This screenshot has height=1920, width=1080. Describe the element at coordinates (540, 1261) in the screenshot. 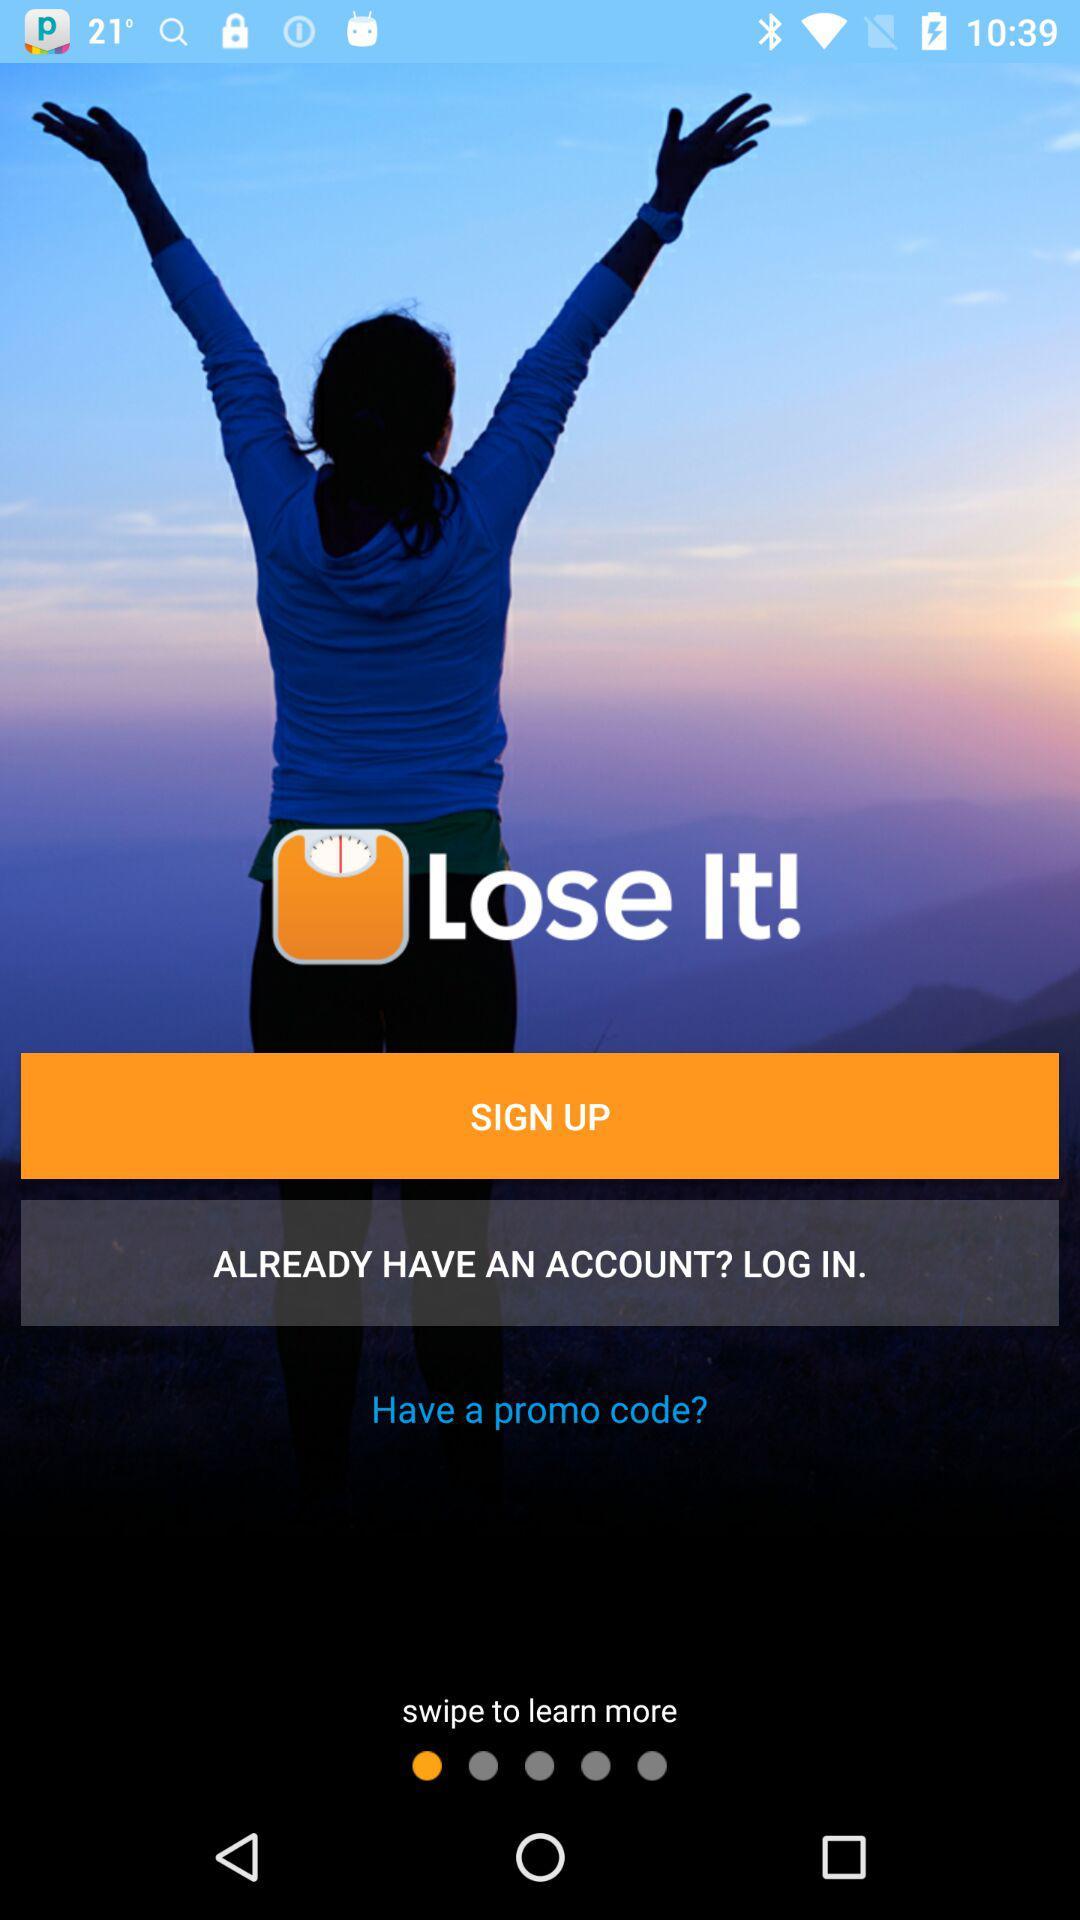

I see `item below the sign up` at that location.